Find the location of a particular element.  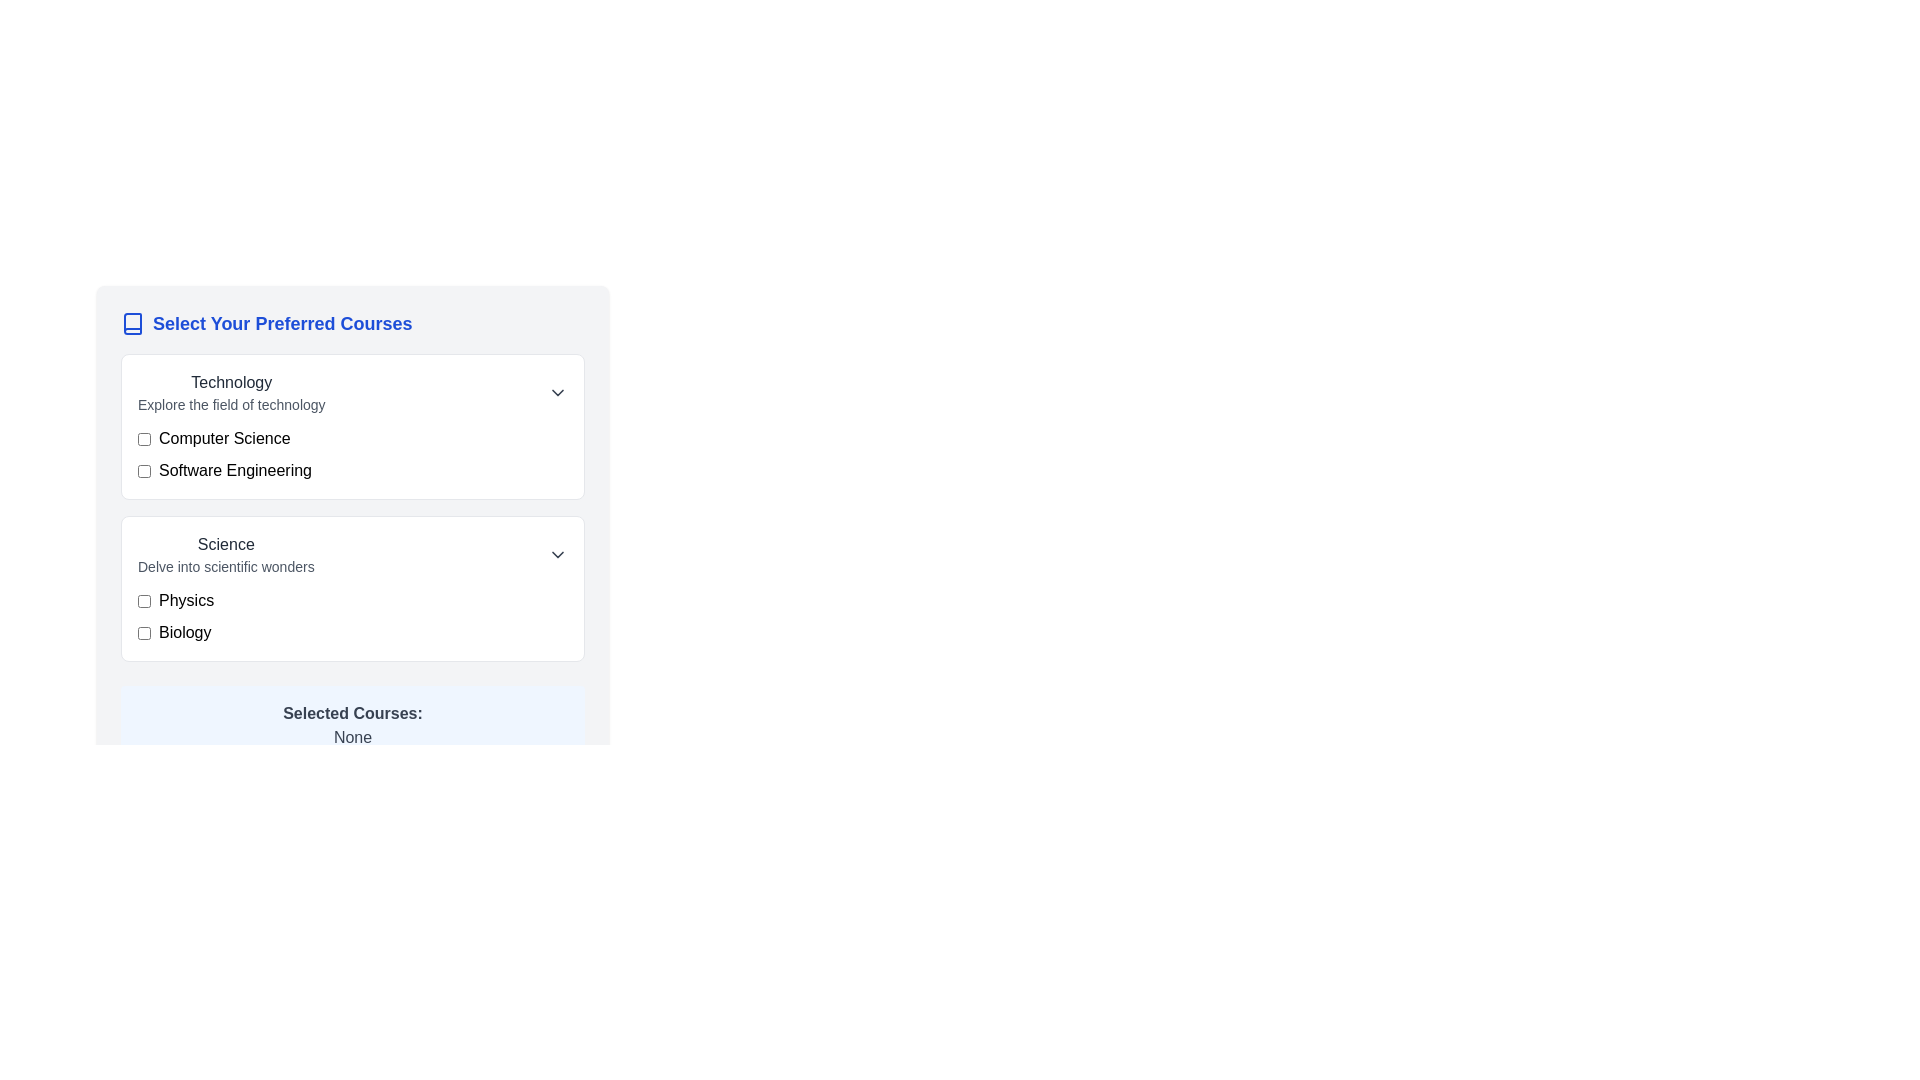

the checkbox styled with rounded corners and a gray border located to the left of the label 'Biology' is located at coordinates (143, 632).